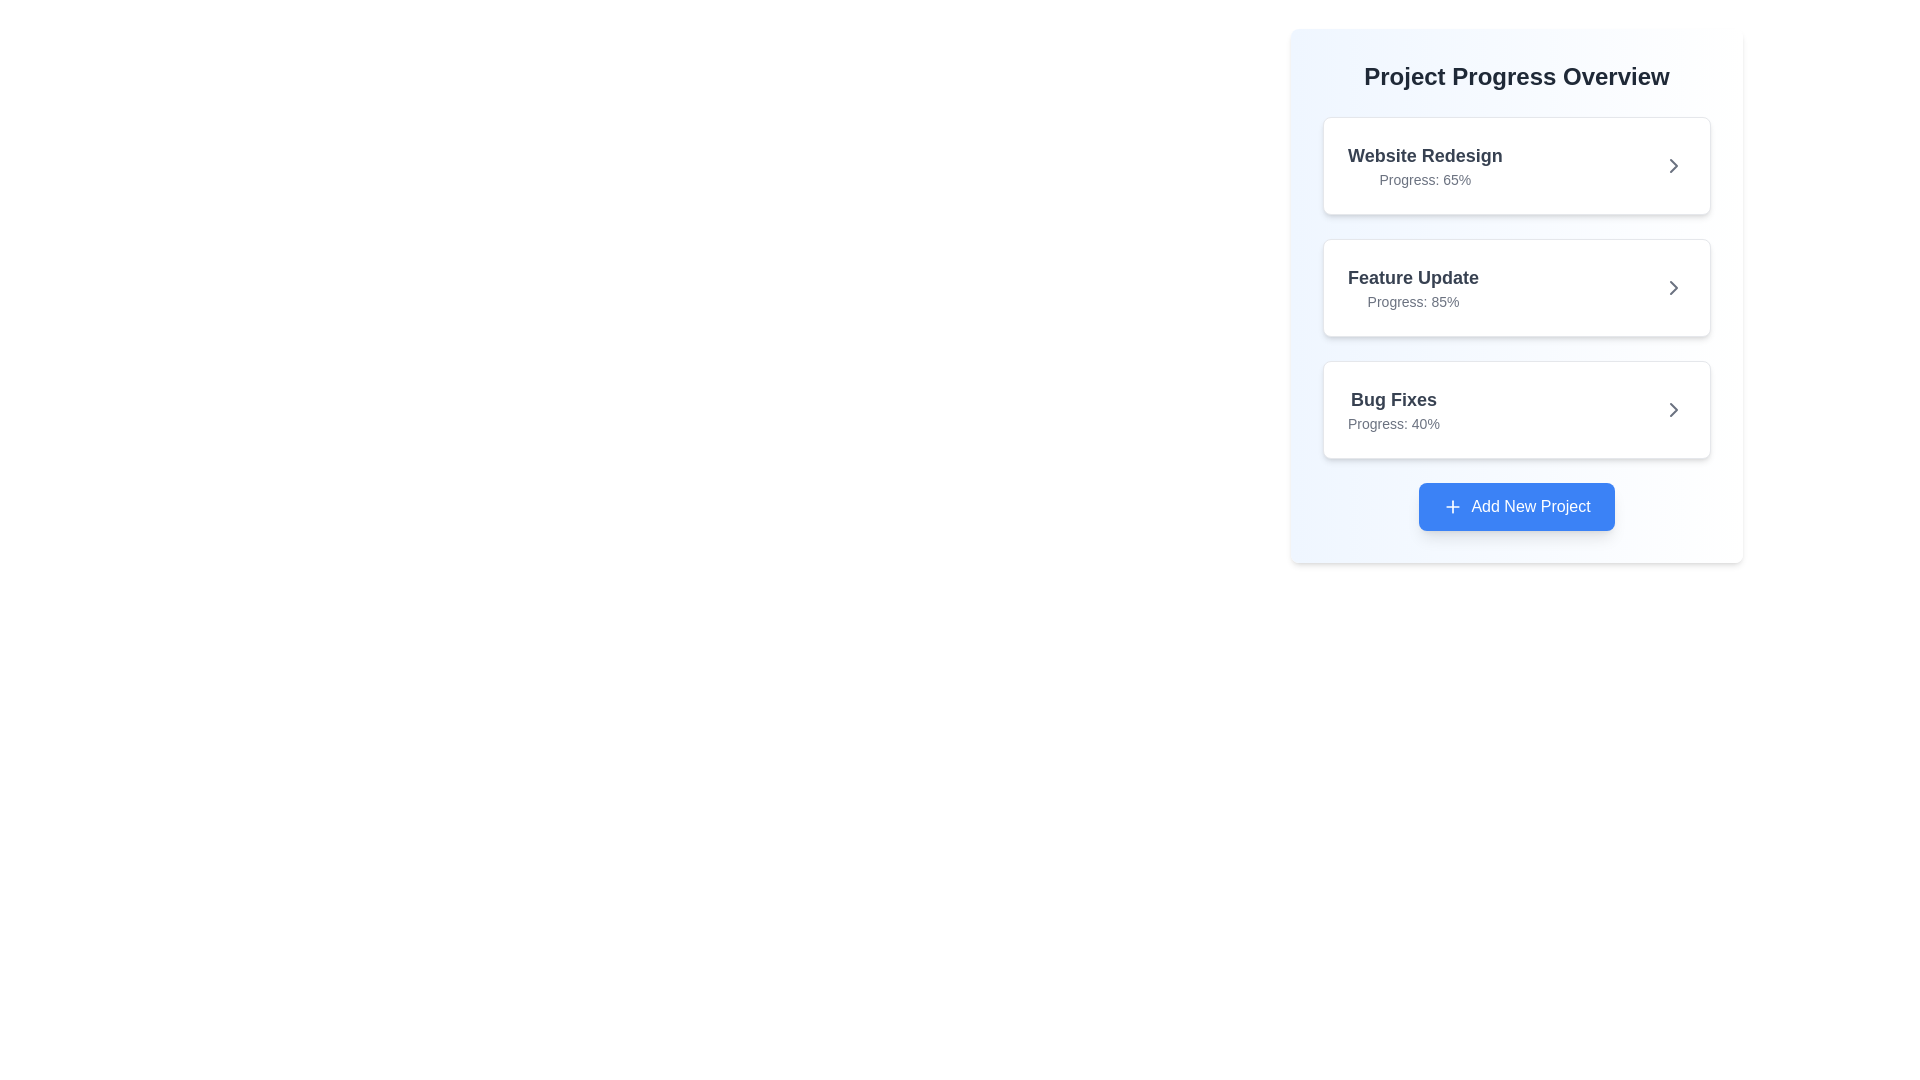  What do you see at coordinates (1412, 301) in the screenshot?
I see `the text label displaying 'Progress: 85%' which is styled in gray color and positioned below the heading 'Feature Update'` at bounding box center [1412, 301].